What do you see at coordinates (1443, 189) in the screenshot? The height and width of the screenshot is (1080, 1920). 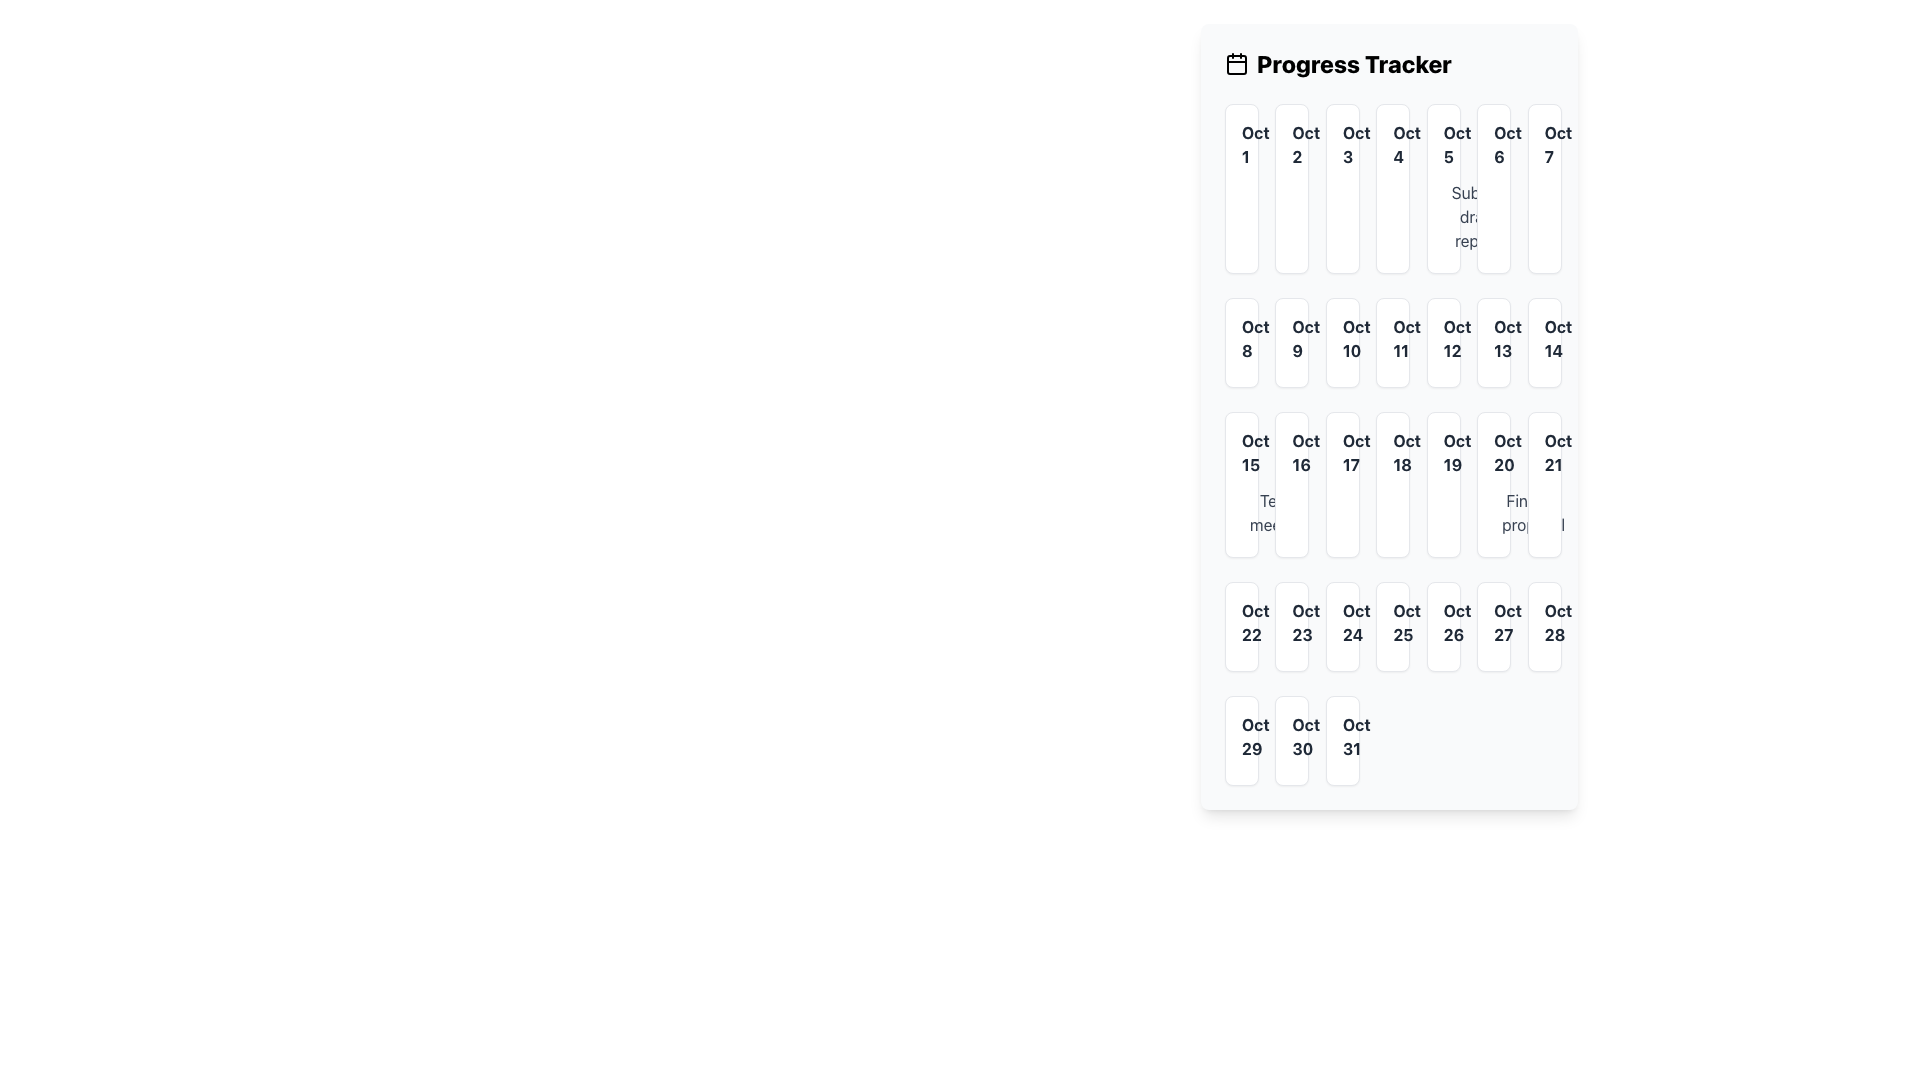 I see `the Calendar Date Block for October 5th` at bounding box center [1443, 189].